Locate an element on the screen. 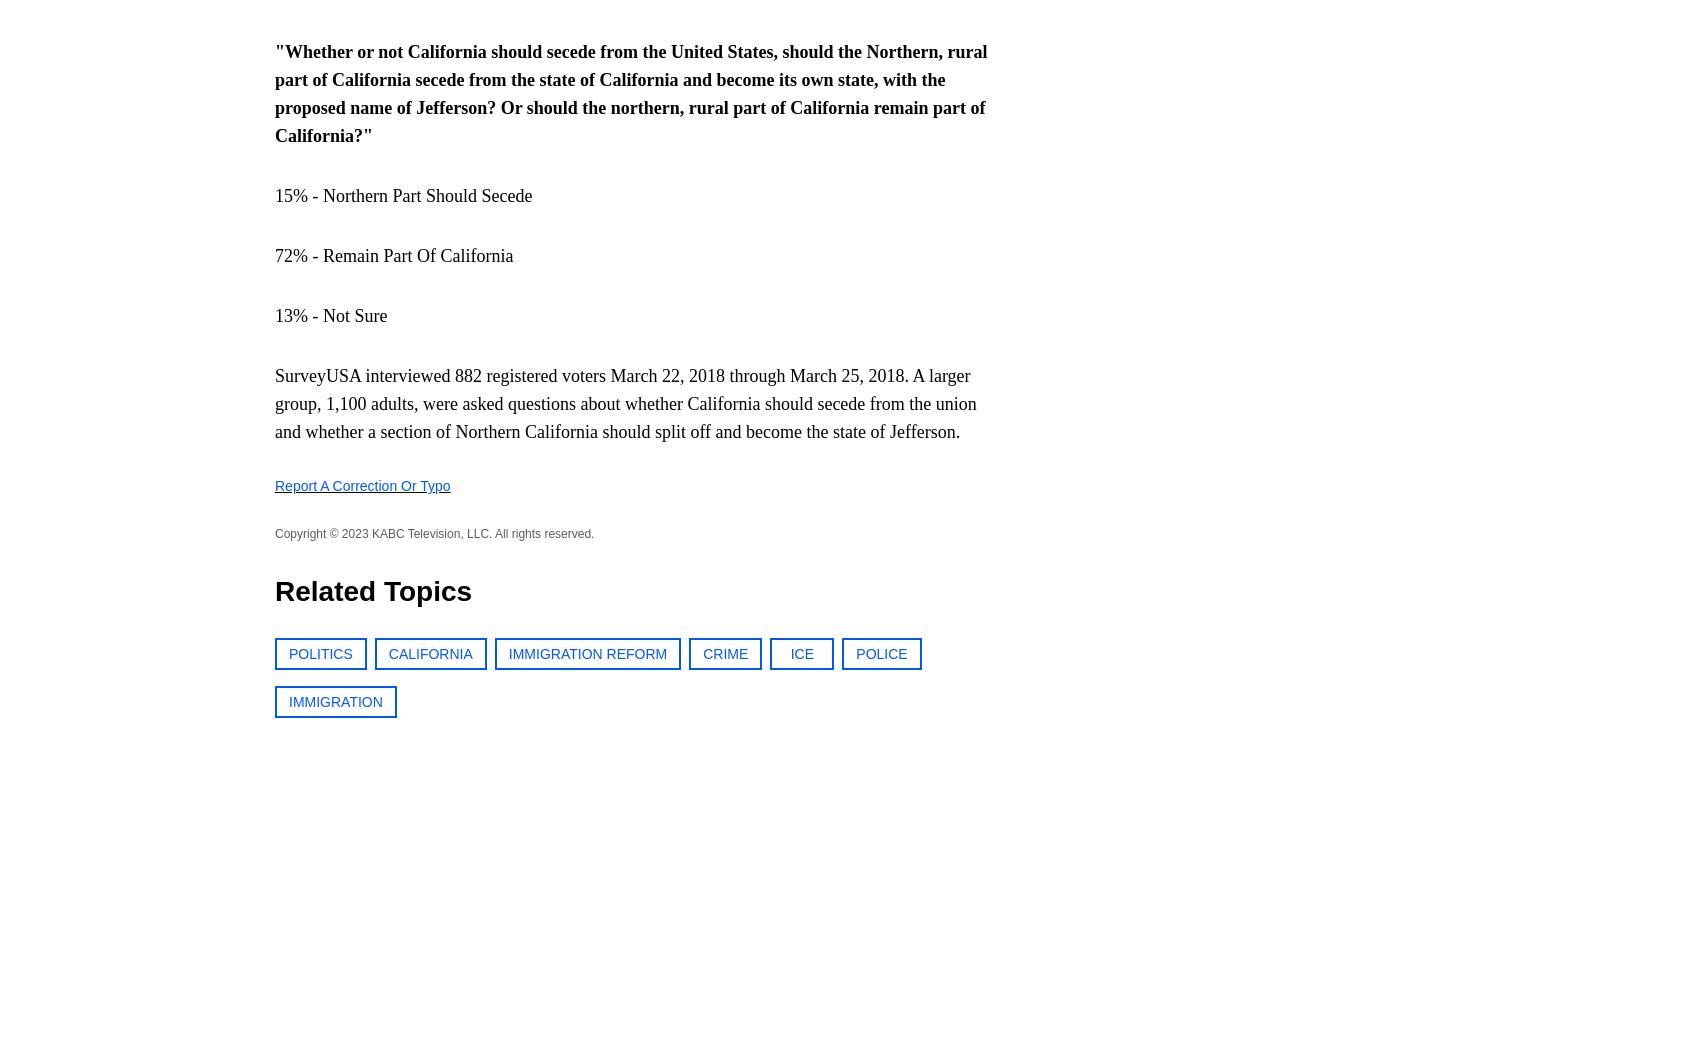 This screenshot has width=1692, height=1061. 'ICE' is located at coordinates (789, 653).